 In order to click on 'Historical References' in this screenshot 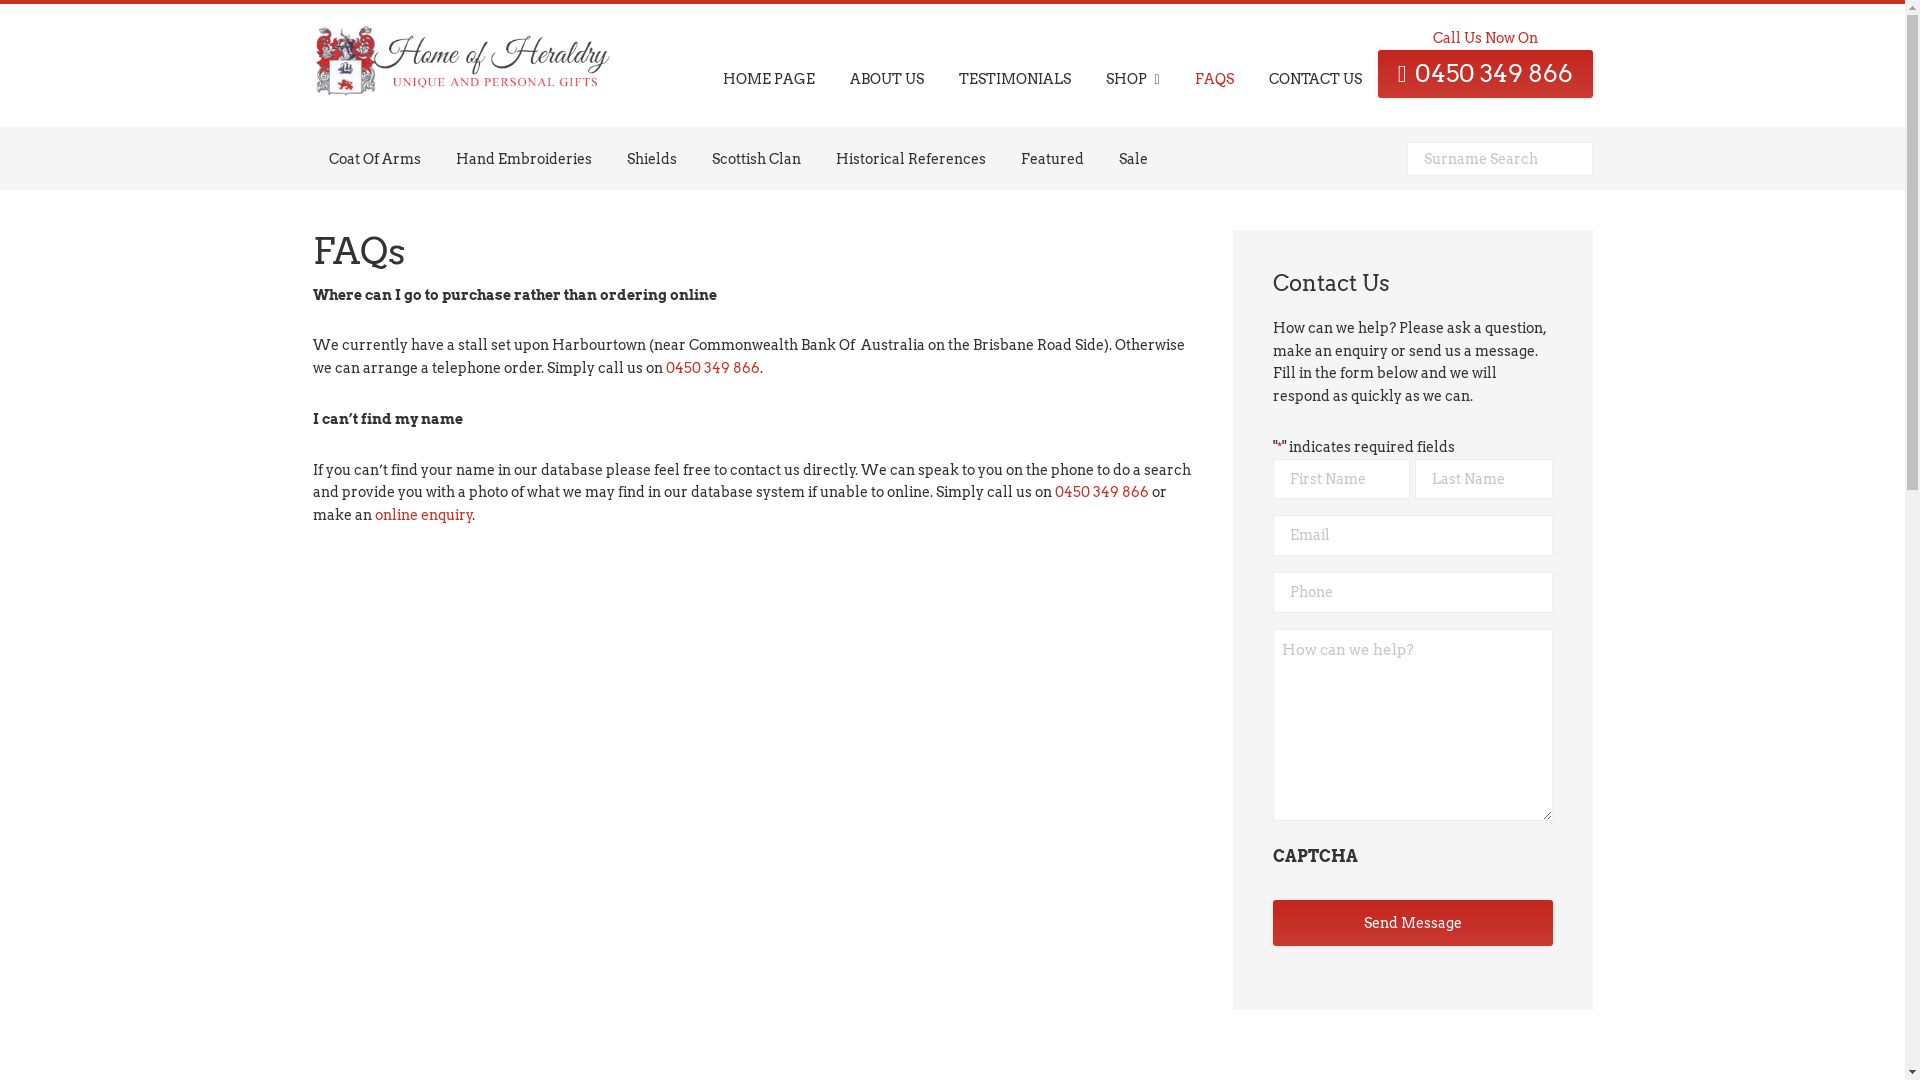, I will do `click(910, 157)`.